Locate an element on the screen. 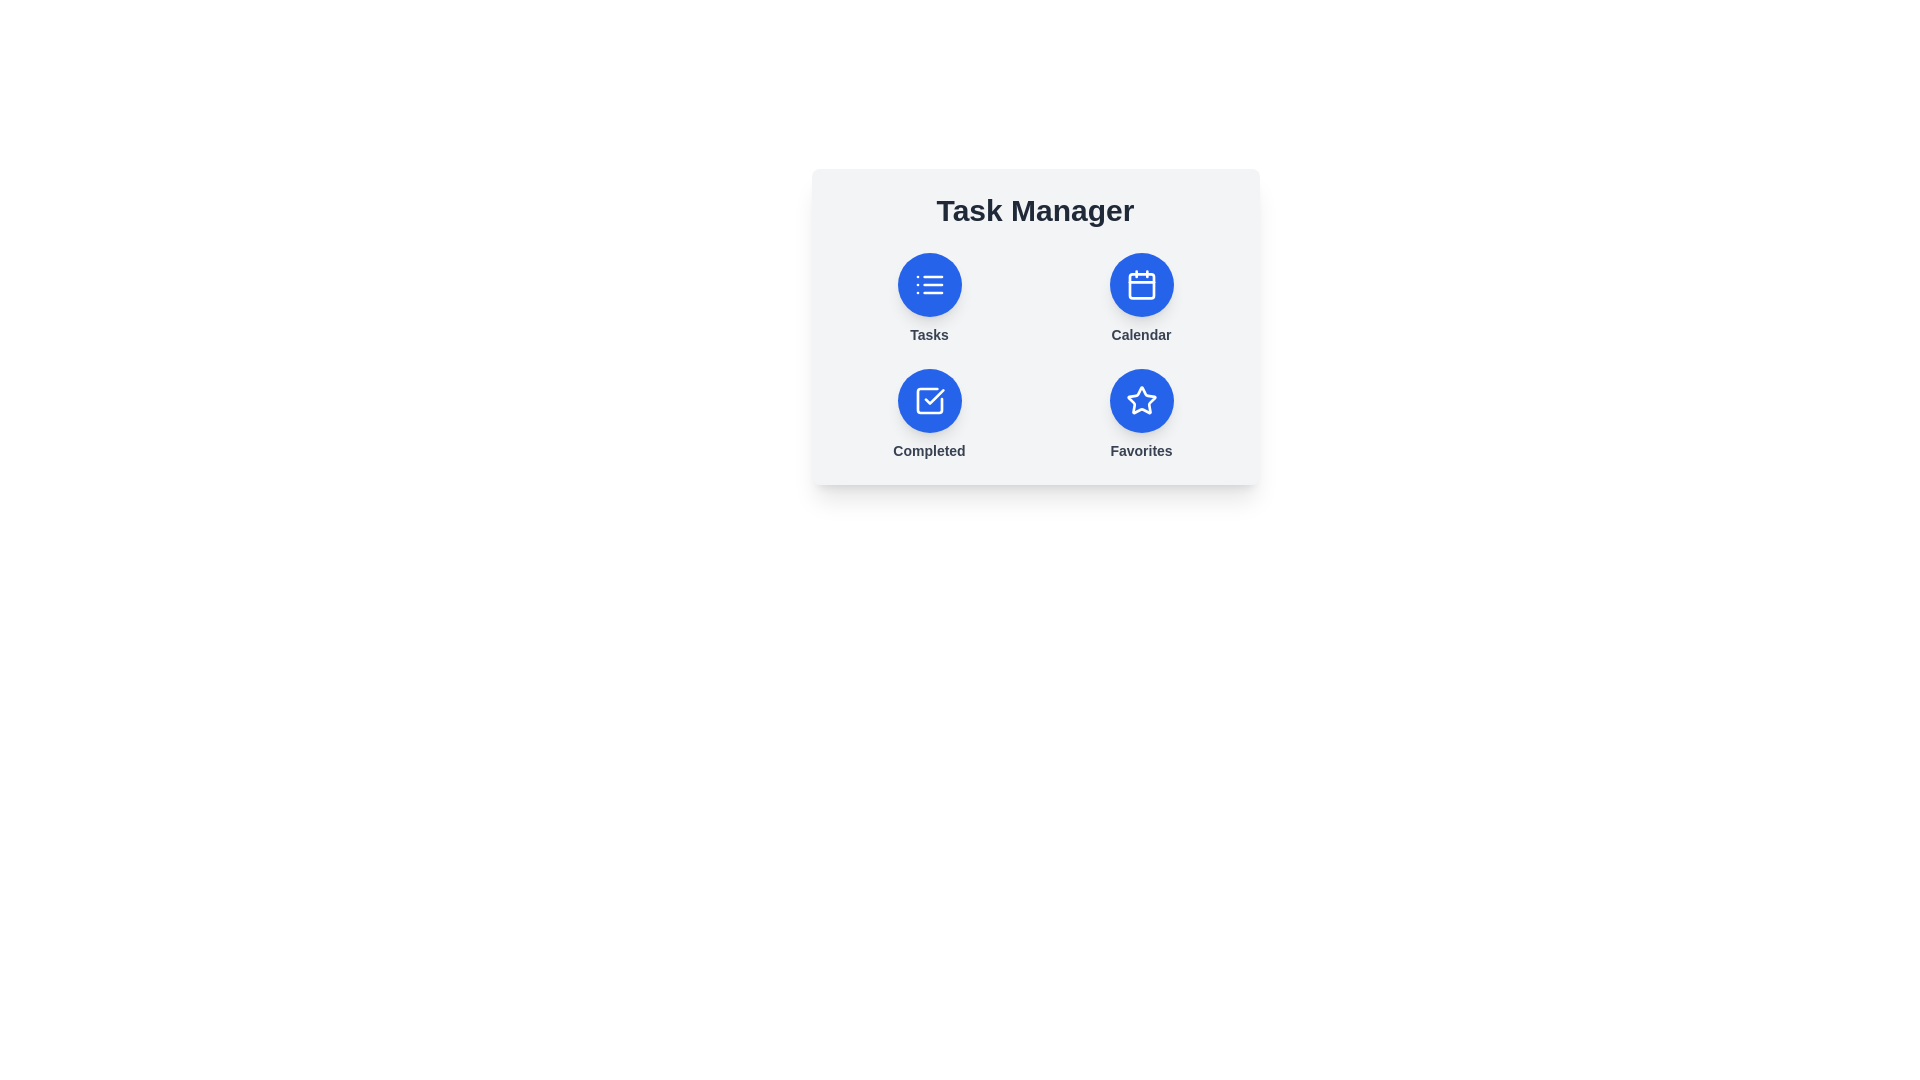 This screenshot has width=1920, height=1080. bold, large-sized, centered textual header 'Task Manager' styled in dark gray on a light gray card, positioned at the top center of the card is located at coordinates (1035, 211).